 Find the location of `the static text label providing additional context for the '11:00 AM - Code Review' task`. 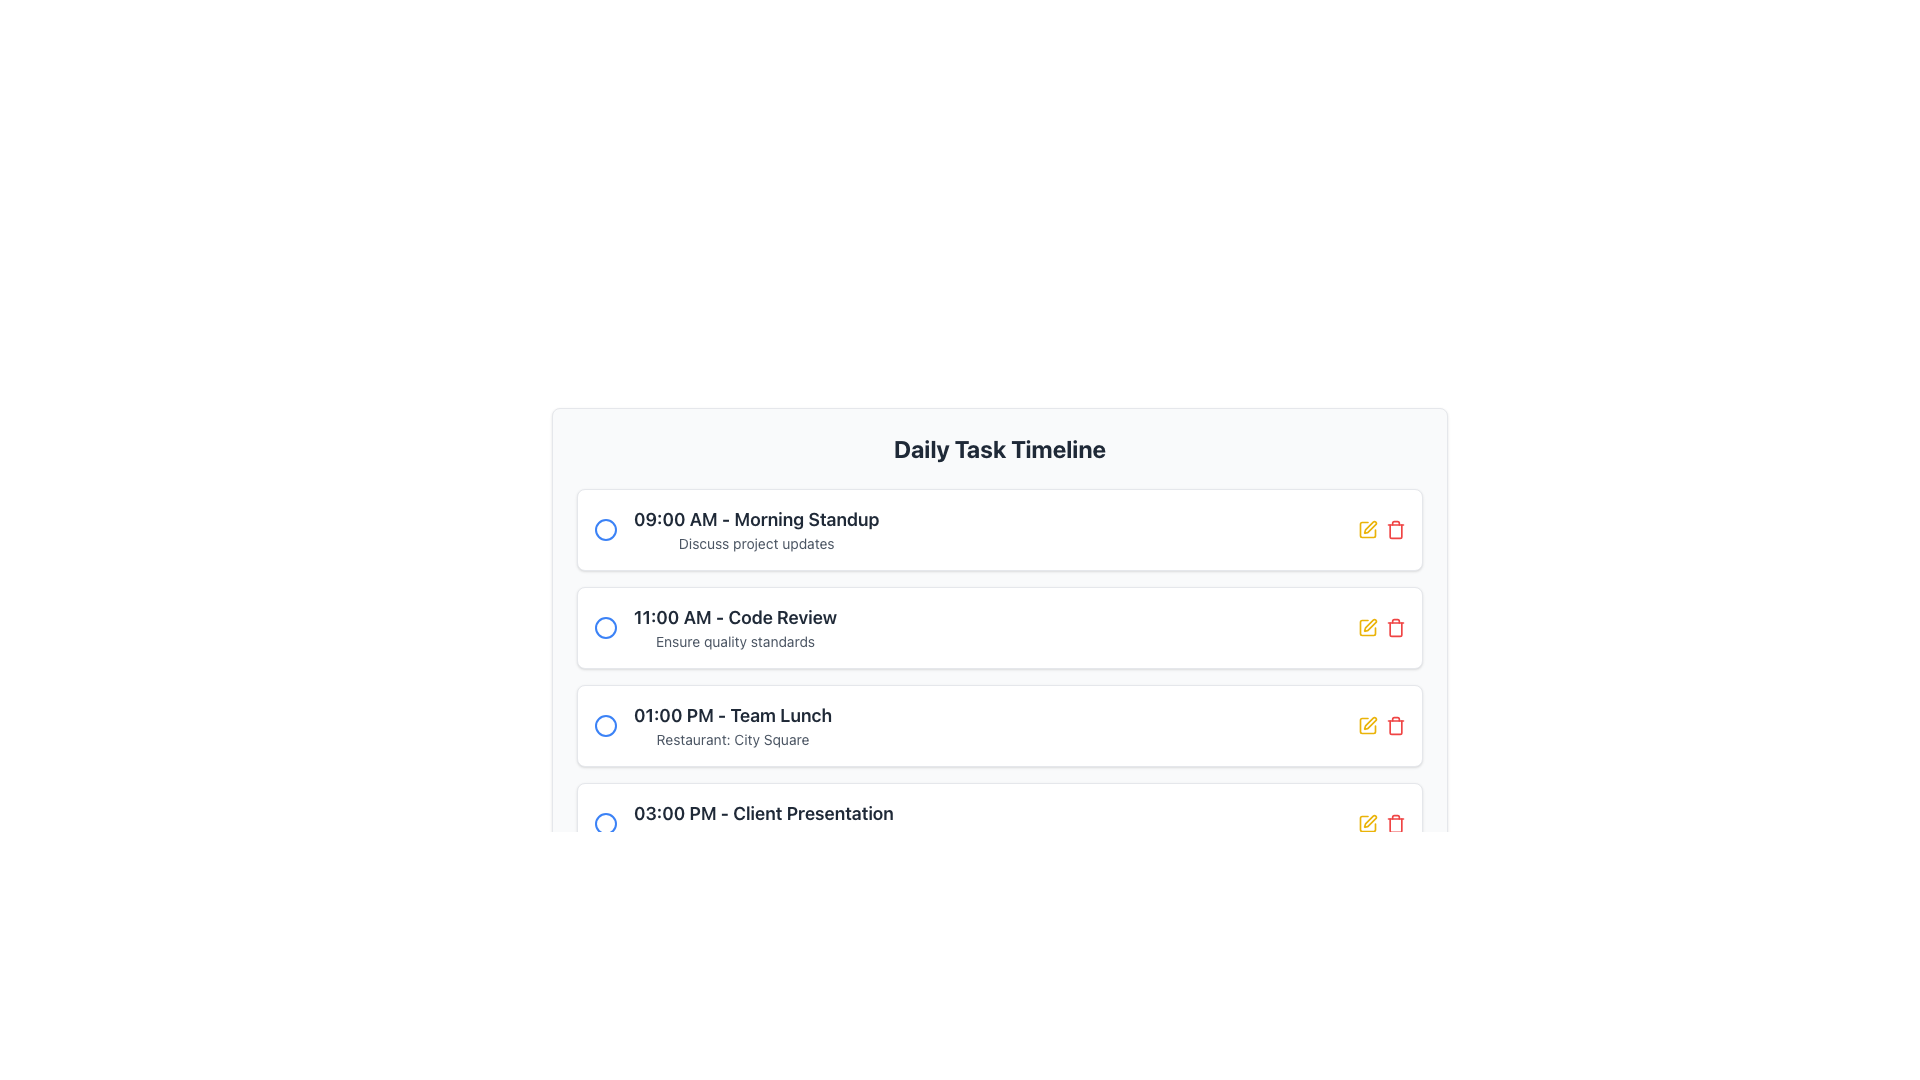

the static text label providing additional context for the '11:00 AM - Code Review' task is located at coordinates (734, 641).